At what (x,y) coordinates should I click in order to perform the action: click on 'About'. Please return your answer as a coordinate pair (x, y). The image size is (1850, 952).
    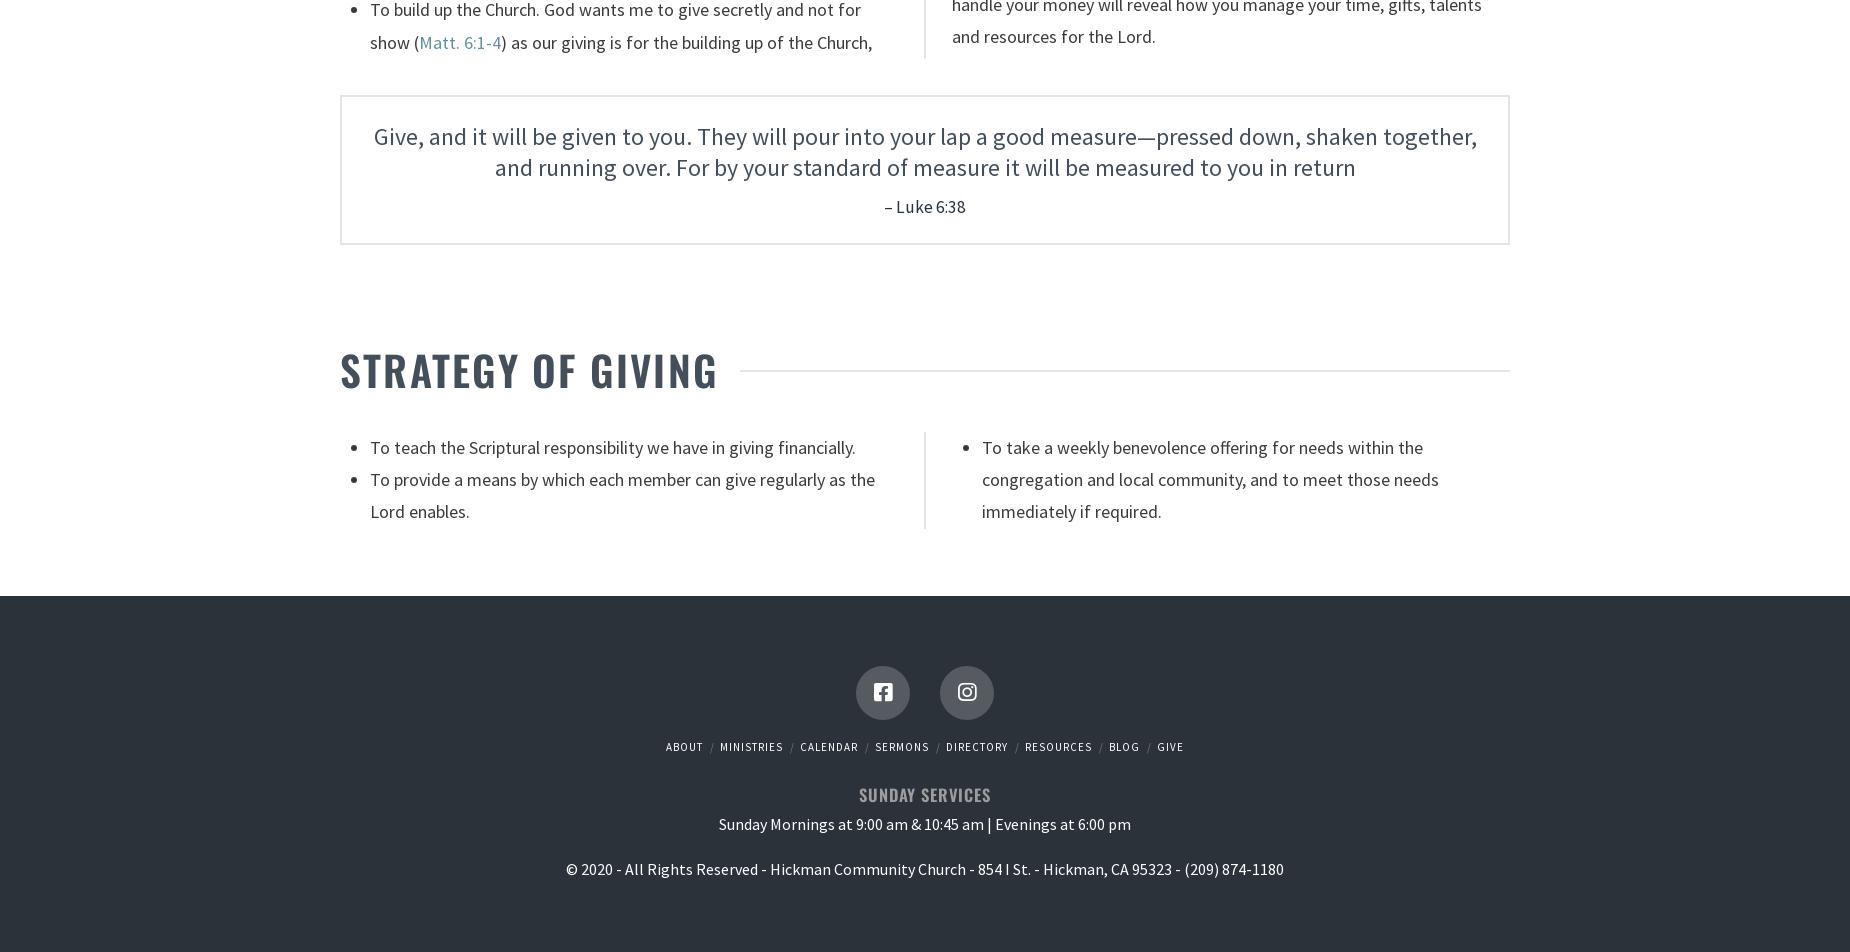
    Looking at the image, I should click on (684, 745).